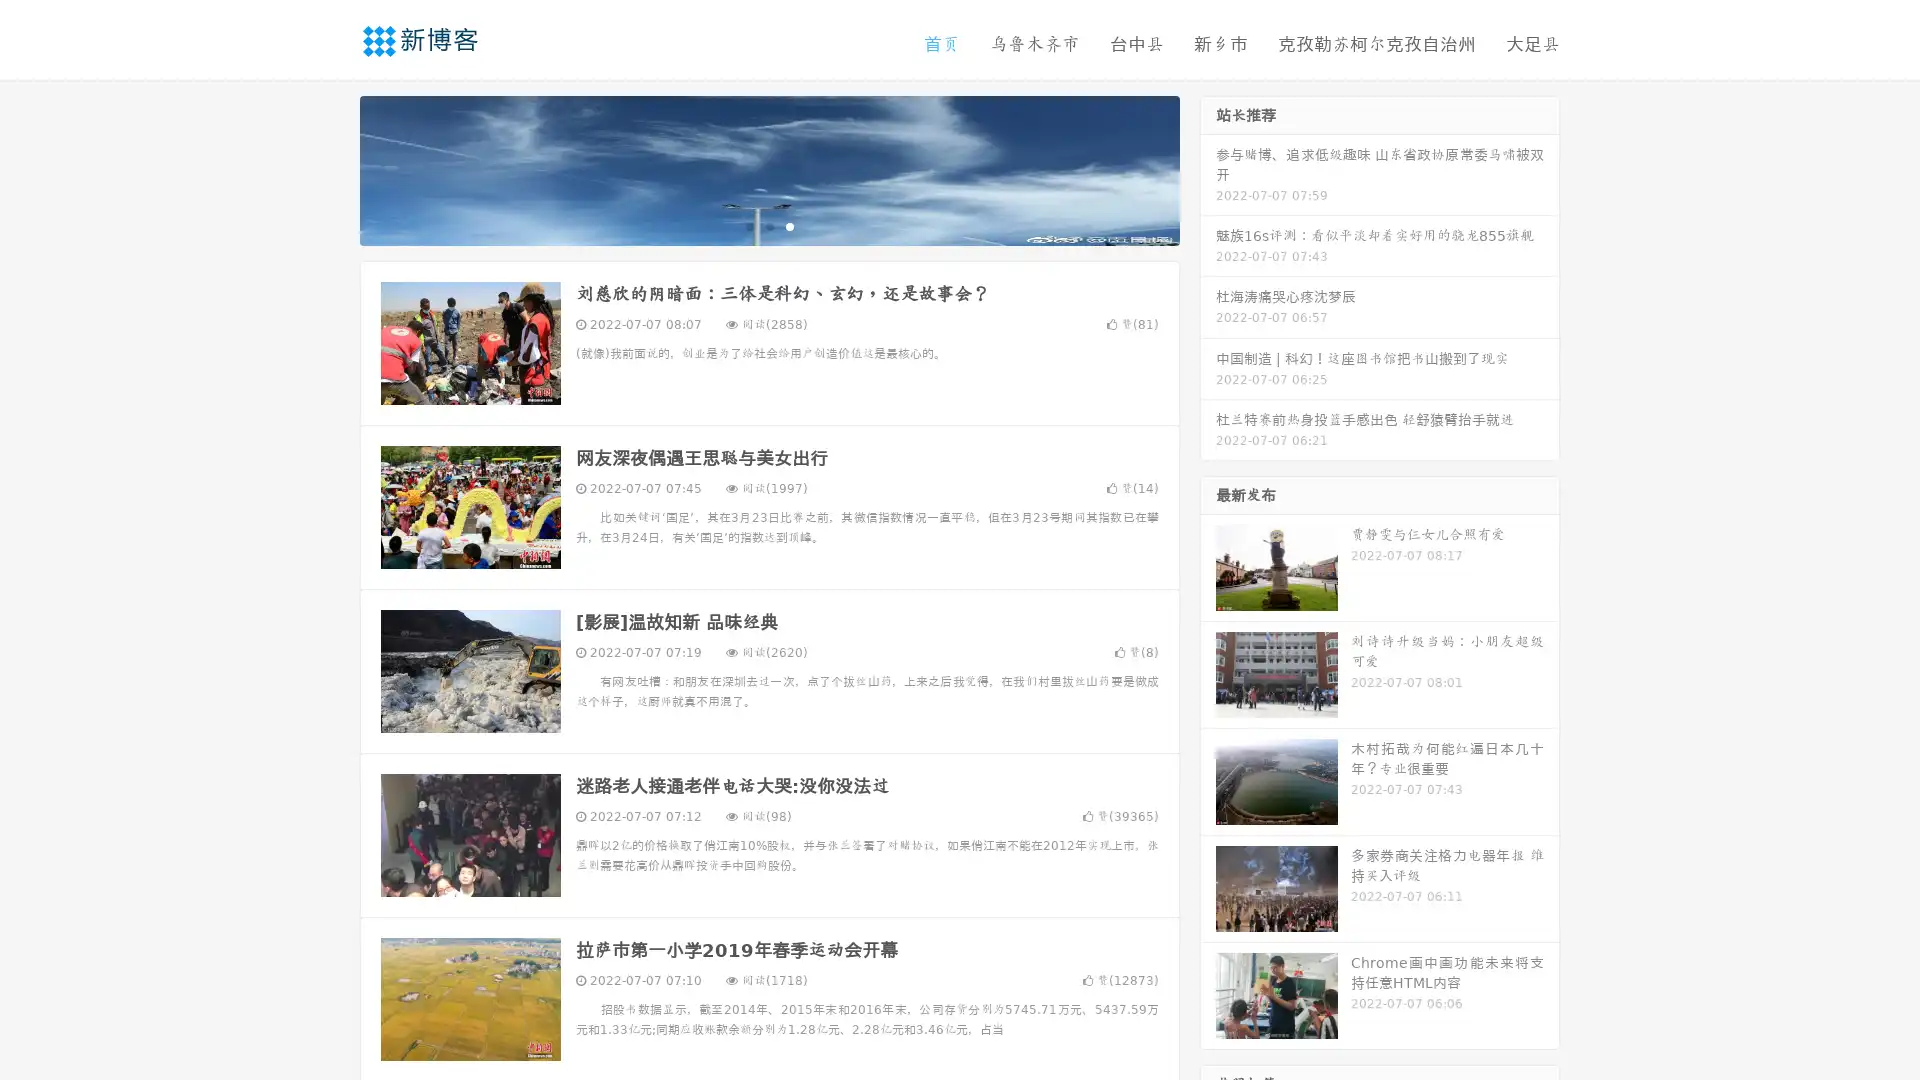  What do you see at coordinates (1208, 168) in the screenshot?
I see `Next slide` at bounding box center [1208, 168].